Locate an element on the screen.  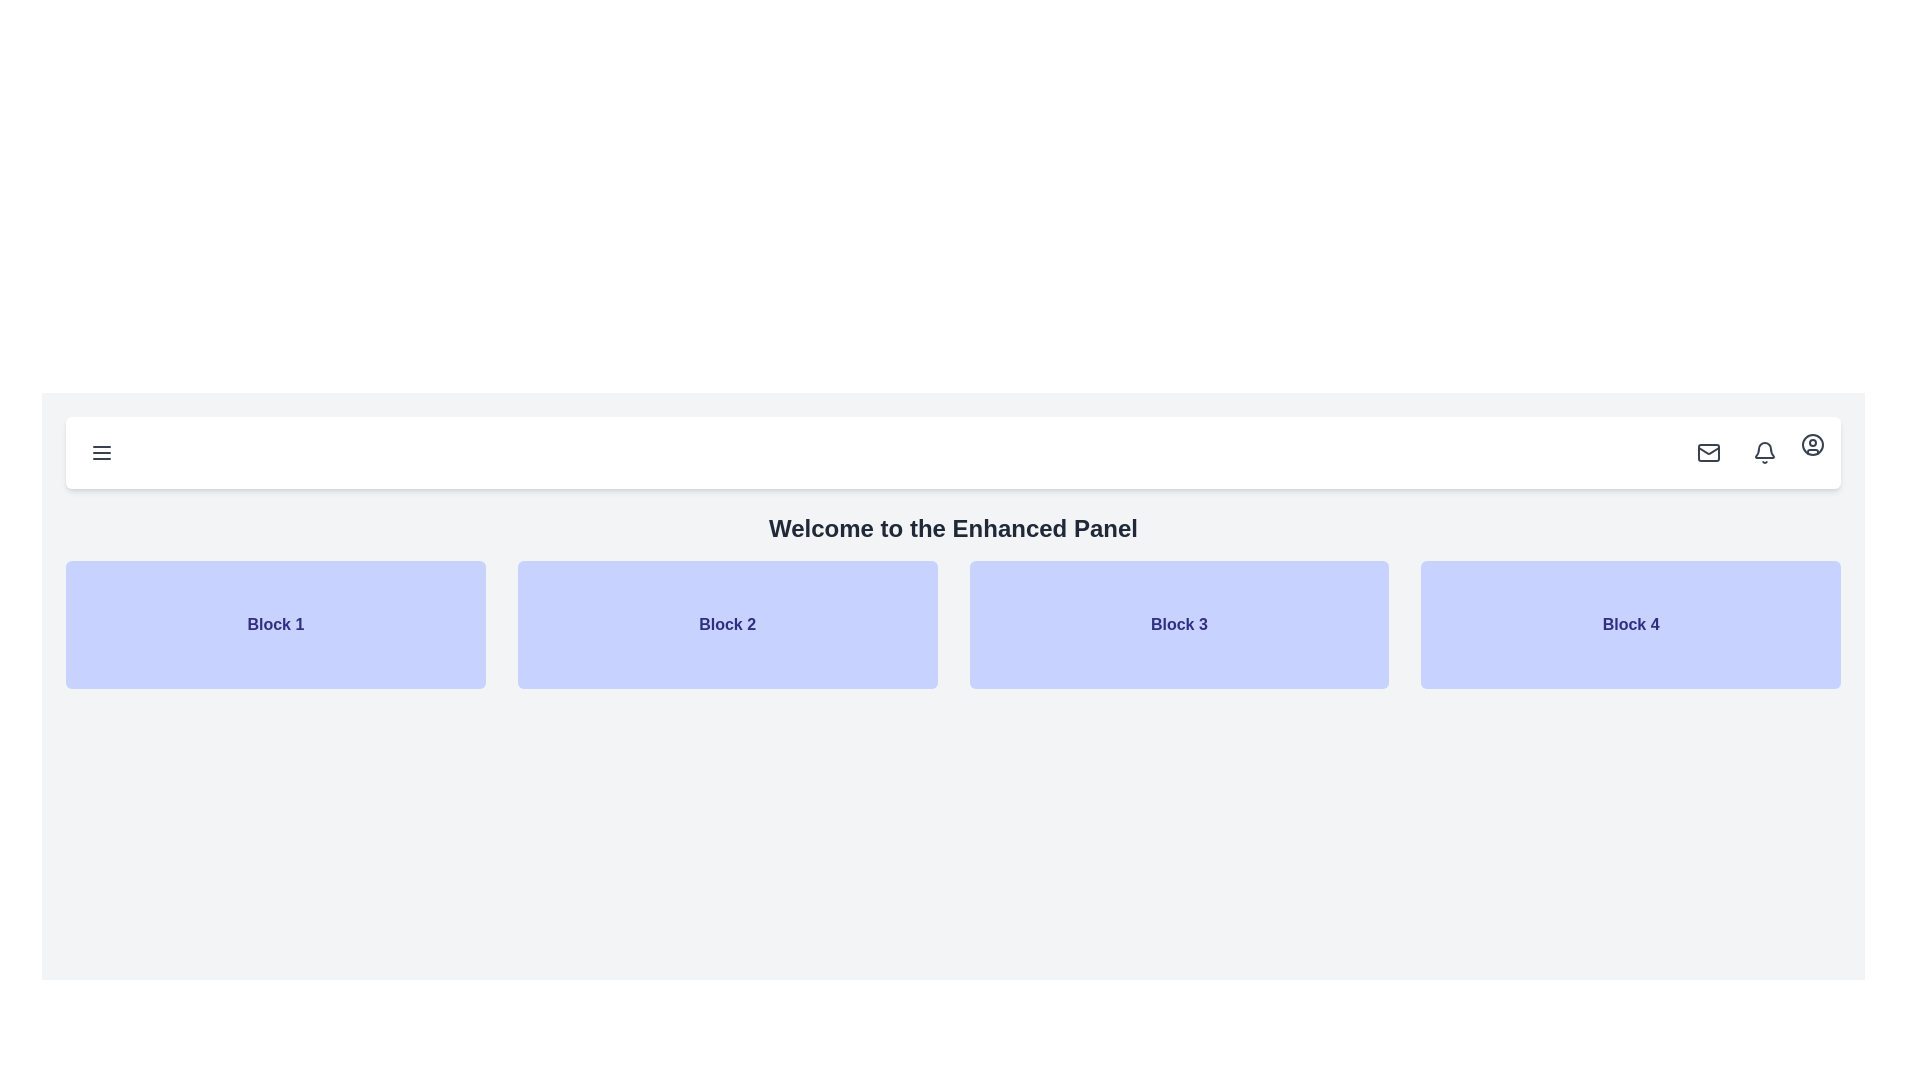
the Information display box located under the heading 'Welcome to the Enhanced Panel', which is the third box in a row of four similar-looking boxes is located at coordinates (1179, 623).